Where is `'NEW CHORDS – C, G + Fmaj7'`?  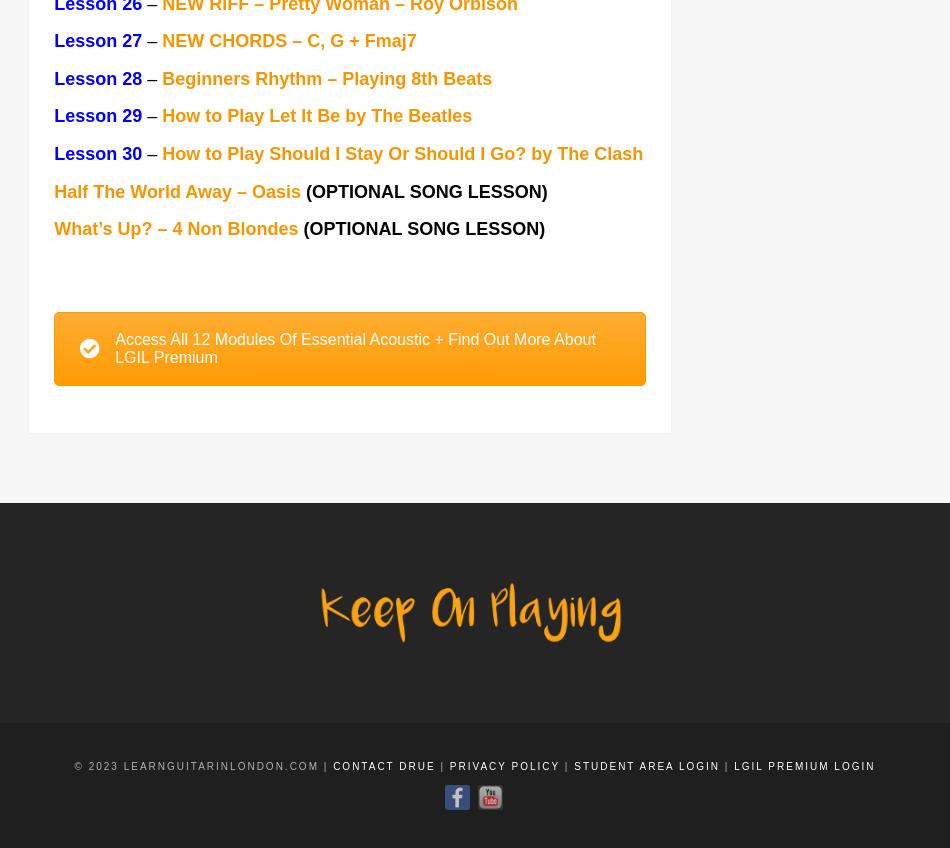 'NEW CHORDS – C, G + Fmaj7' is located at coordinates (287, 41).